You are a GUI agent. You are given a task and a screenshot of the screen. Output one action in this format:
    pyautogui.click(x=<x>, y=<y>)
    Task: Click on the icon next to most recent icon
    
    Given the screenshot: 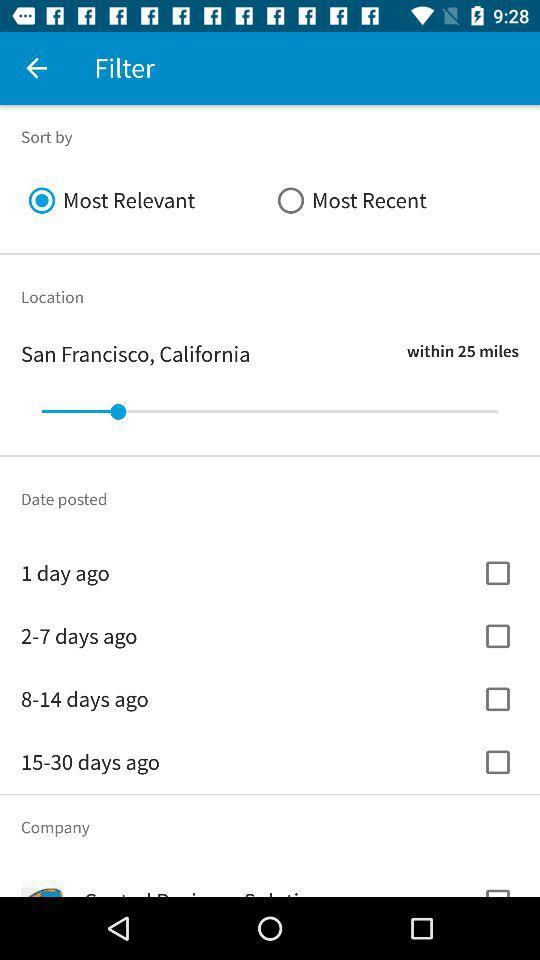 What is the action you would take?
    pyautogui.click(x=144, y=200)
    